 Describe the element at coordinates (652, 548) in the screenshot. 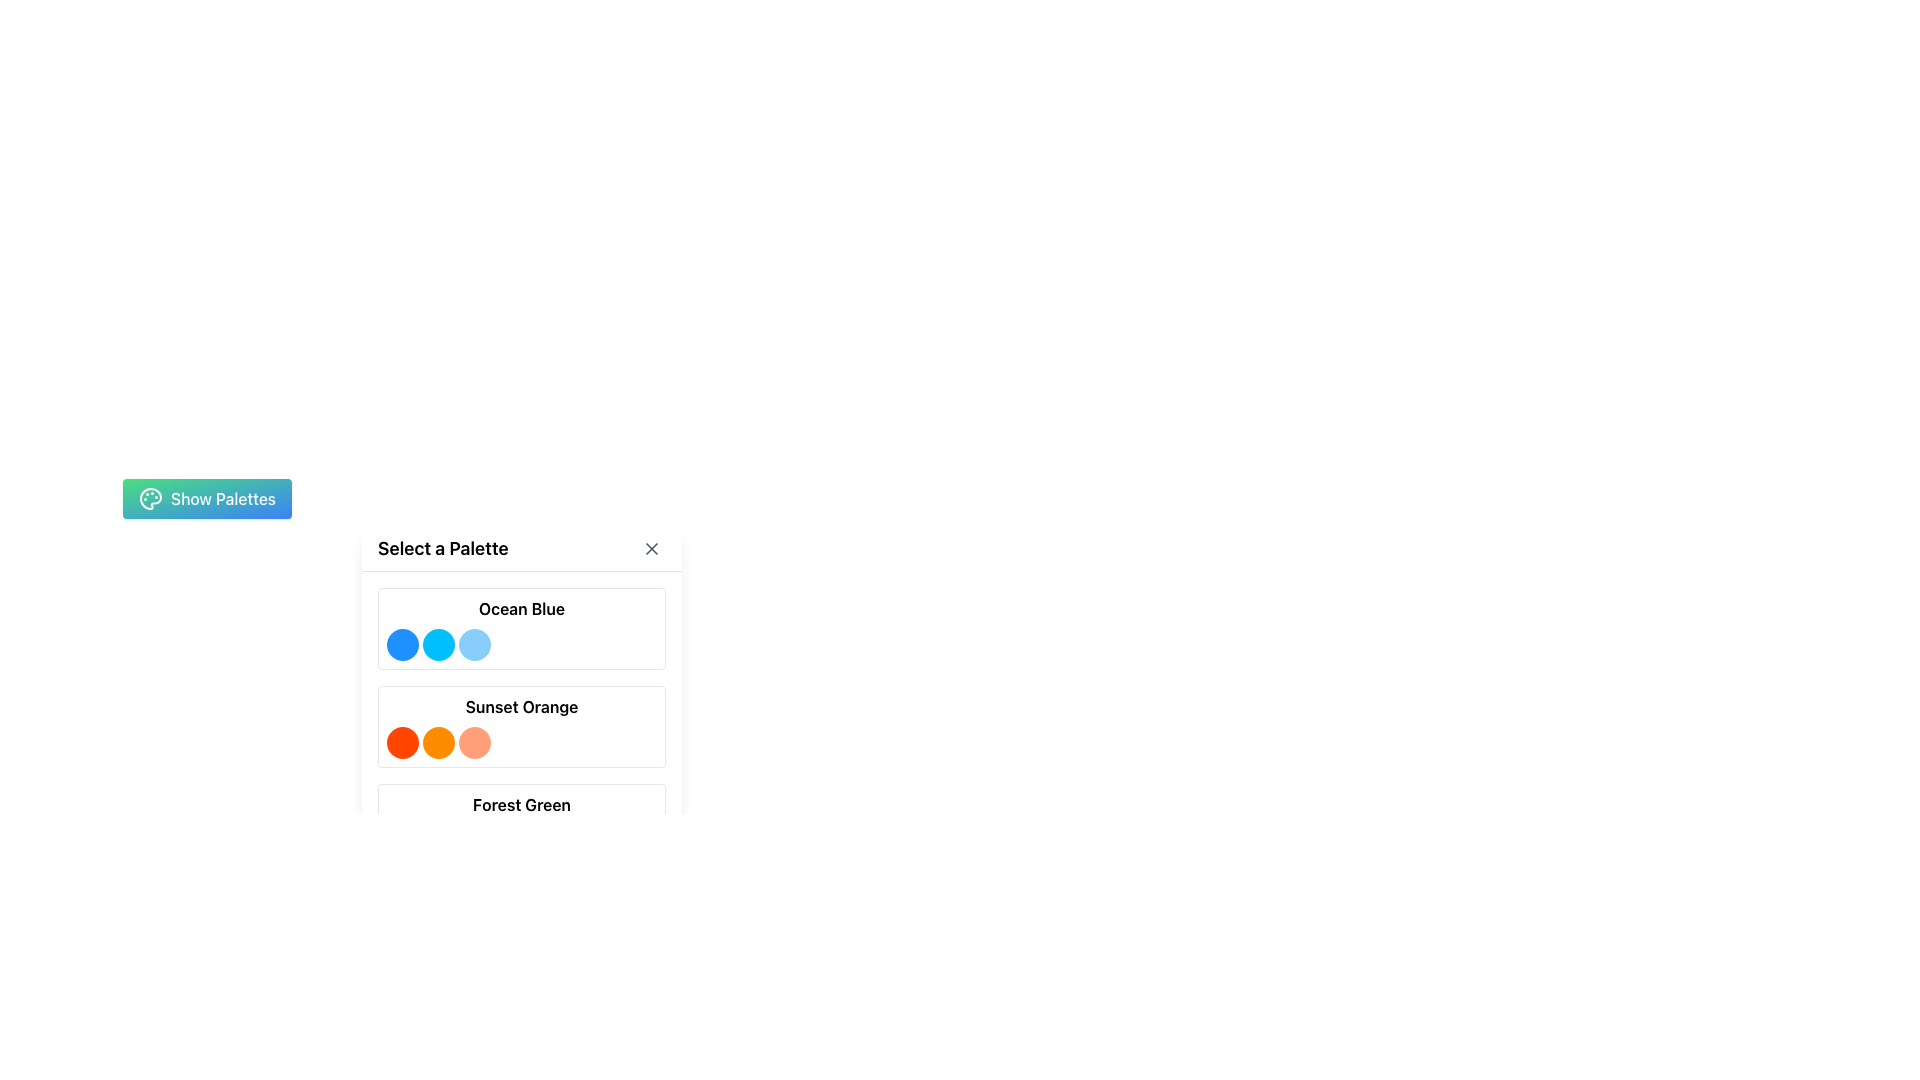

I see `the 'X' icon button located on the right side of the header, adjacent to the 'Select a Palette' text` at that location.